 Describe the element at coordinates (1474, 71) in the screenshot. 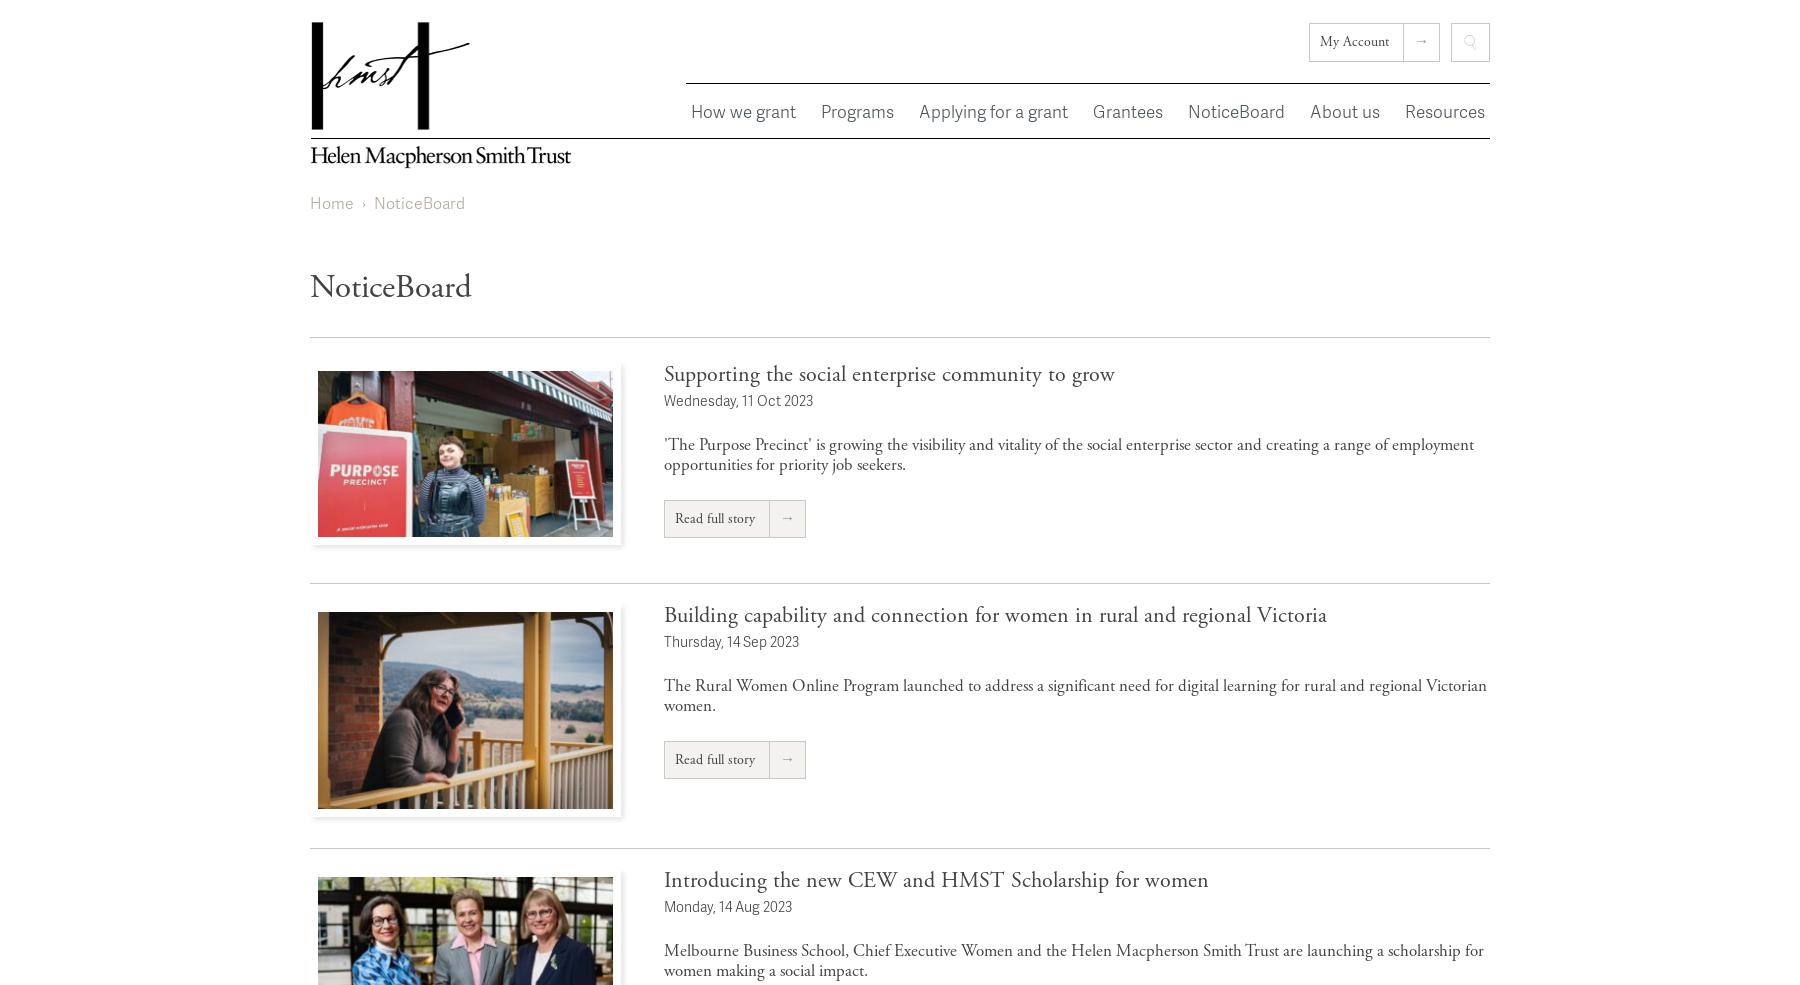

I see `'Search'` at that location.